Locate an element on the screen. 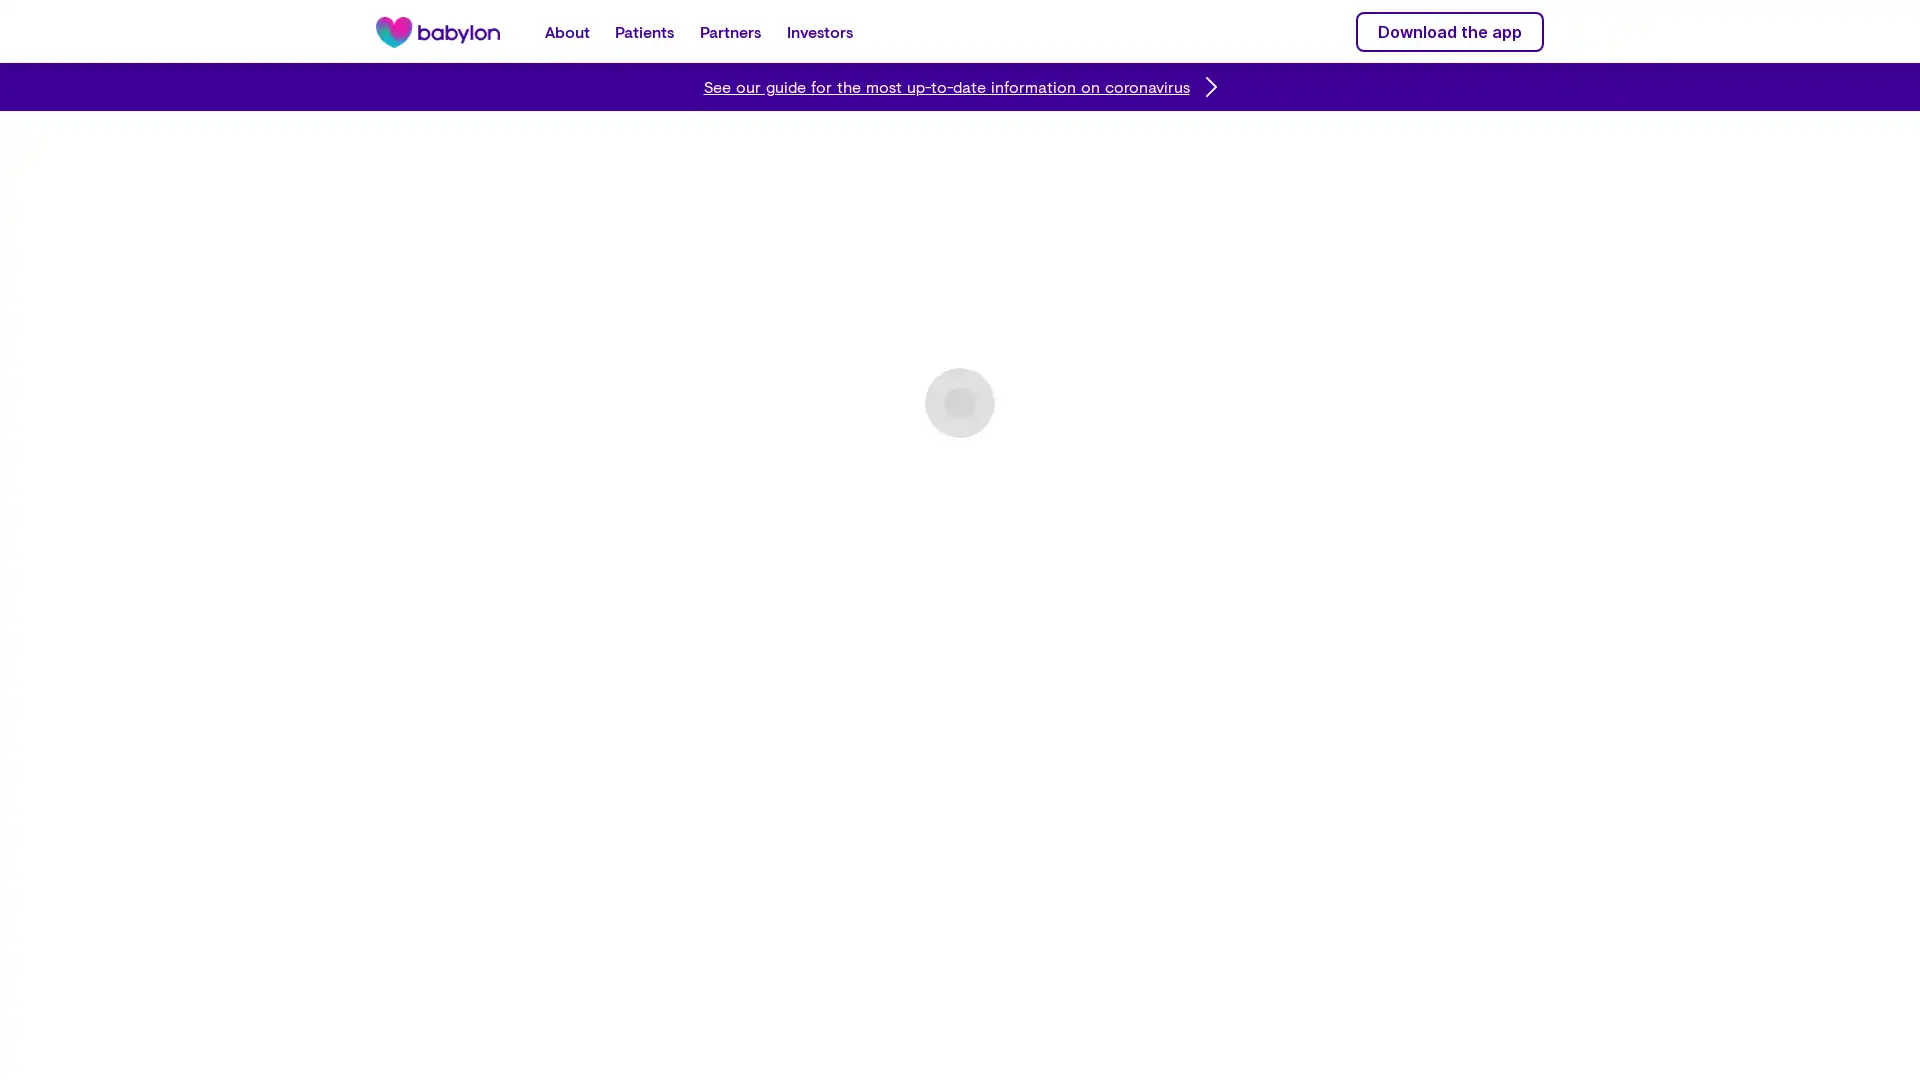 The width and height of the screenshot is (1920, 1080). Do Not Sell My Personal Information is located at coordinates (1392, 1036).